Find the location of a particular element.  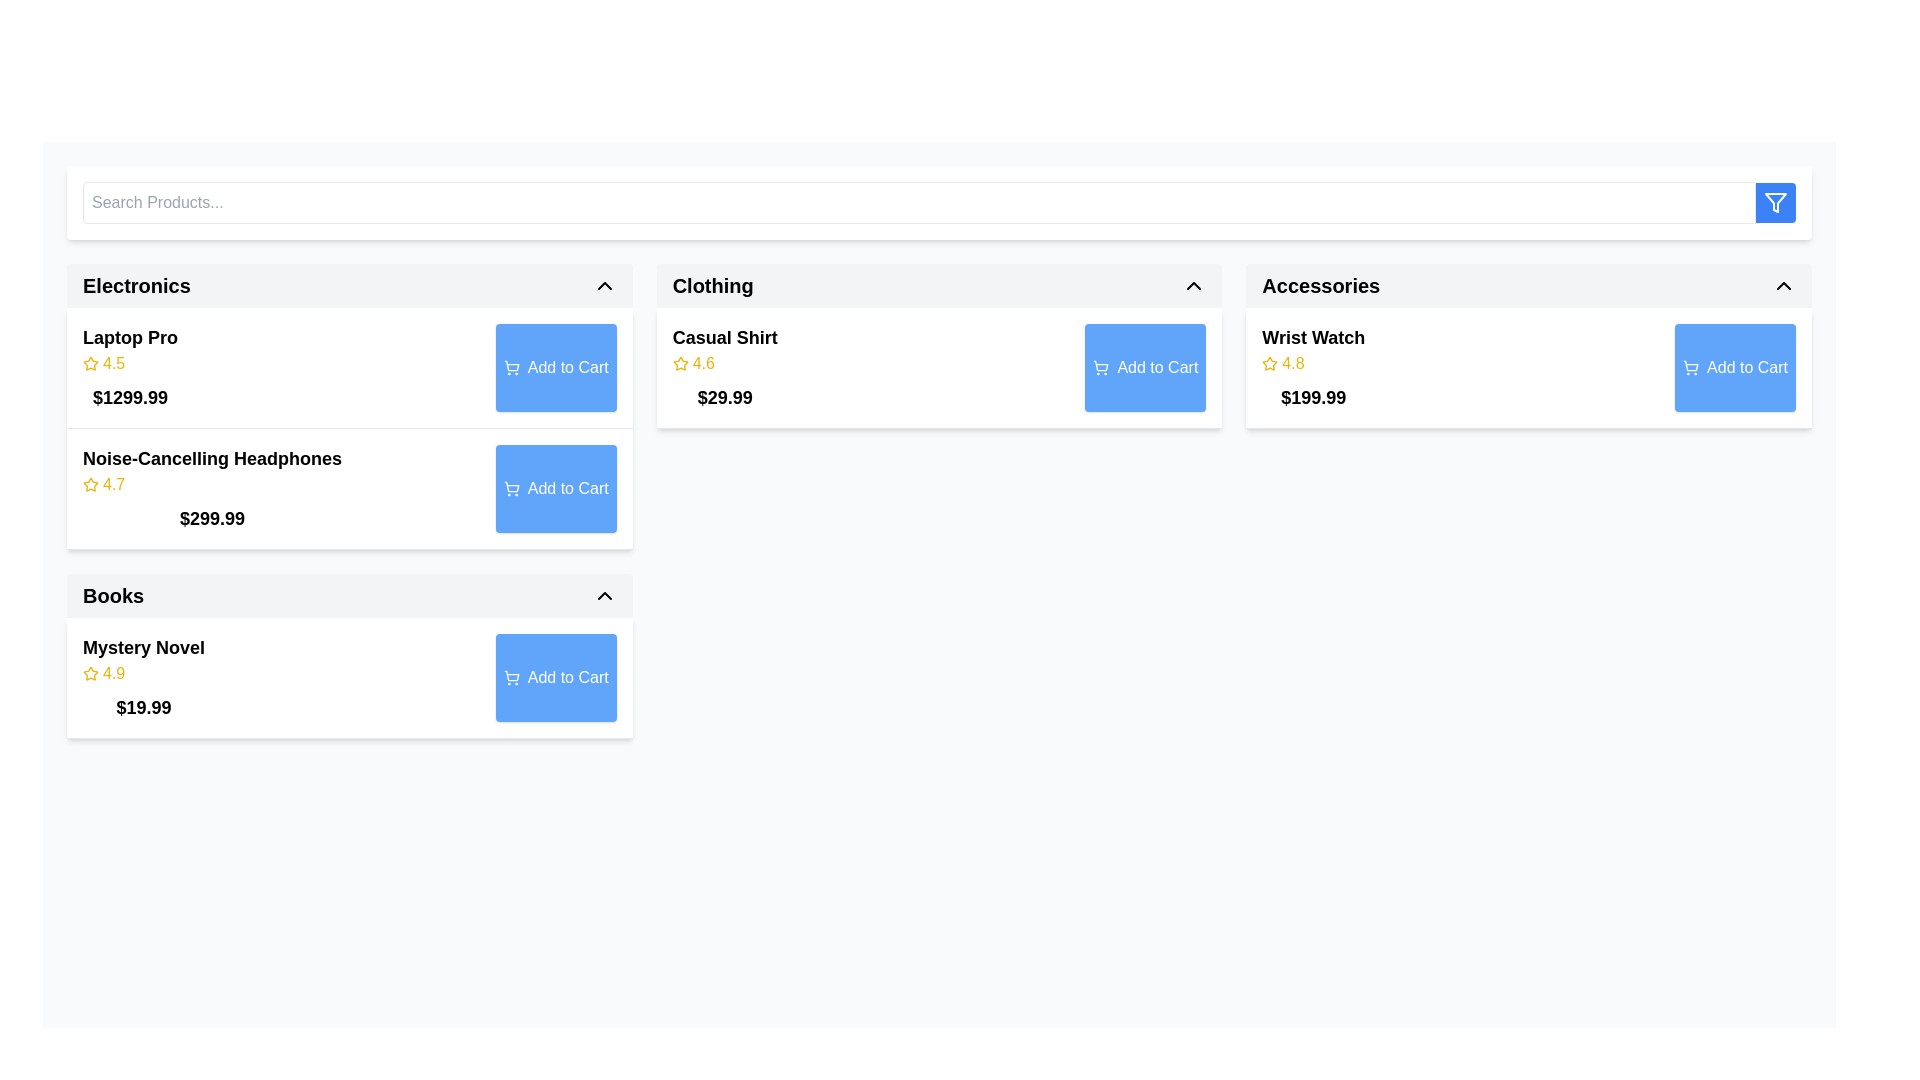

the yellow star-shaped rating icon located in the 'Books' section next to the '4.9' rating for the 'Mystery Novel' product is located at coordinates (90, 674).